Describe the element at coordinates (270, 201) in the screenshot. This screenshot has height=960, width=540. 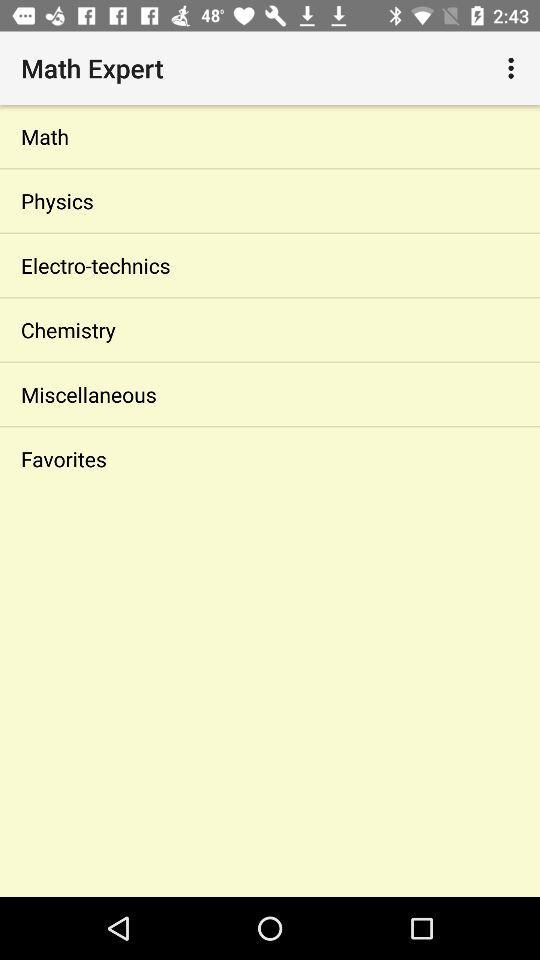
I see `the item above electro-technics app` at that location.